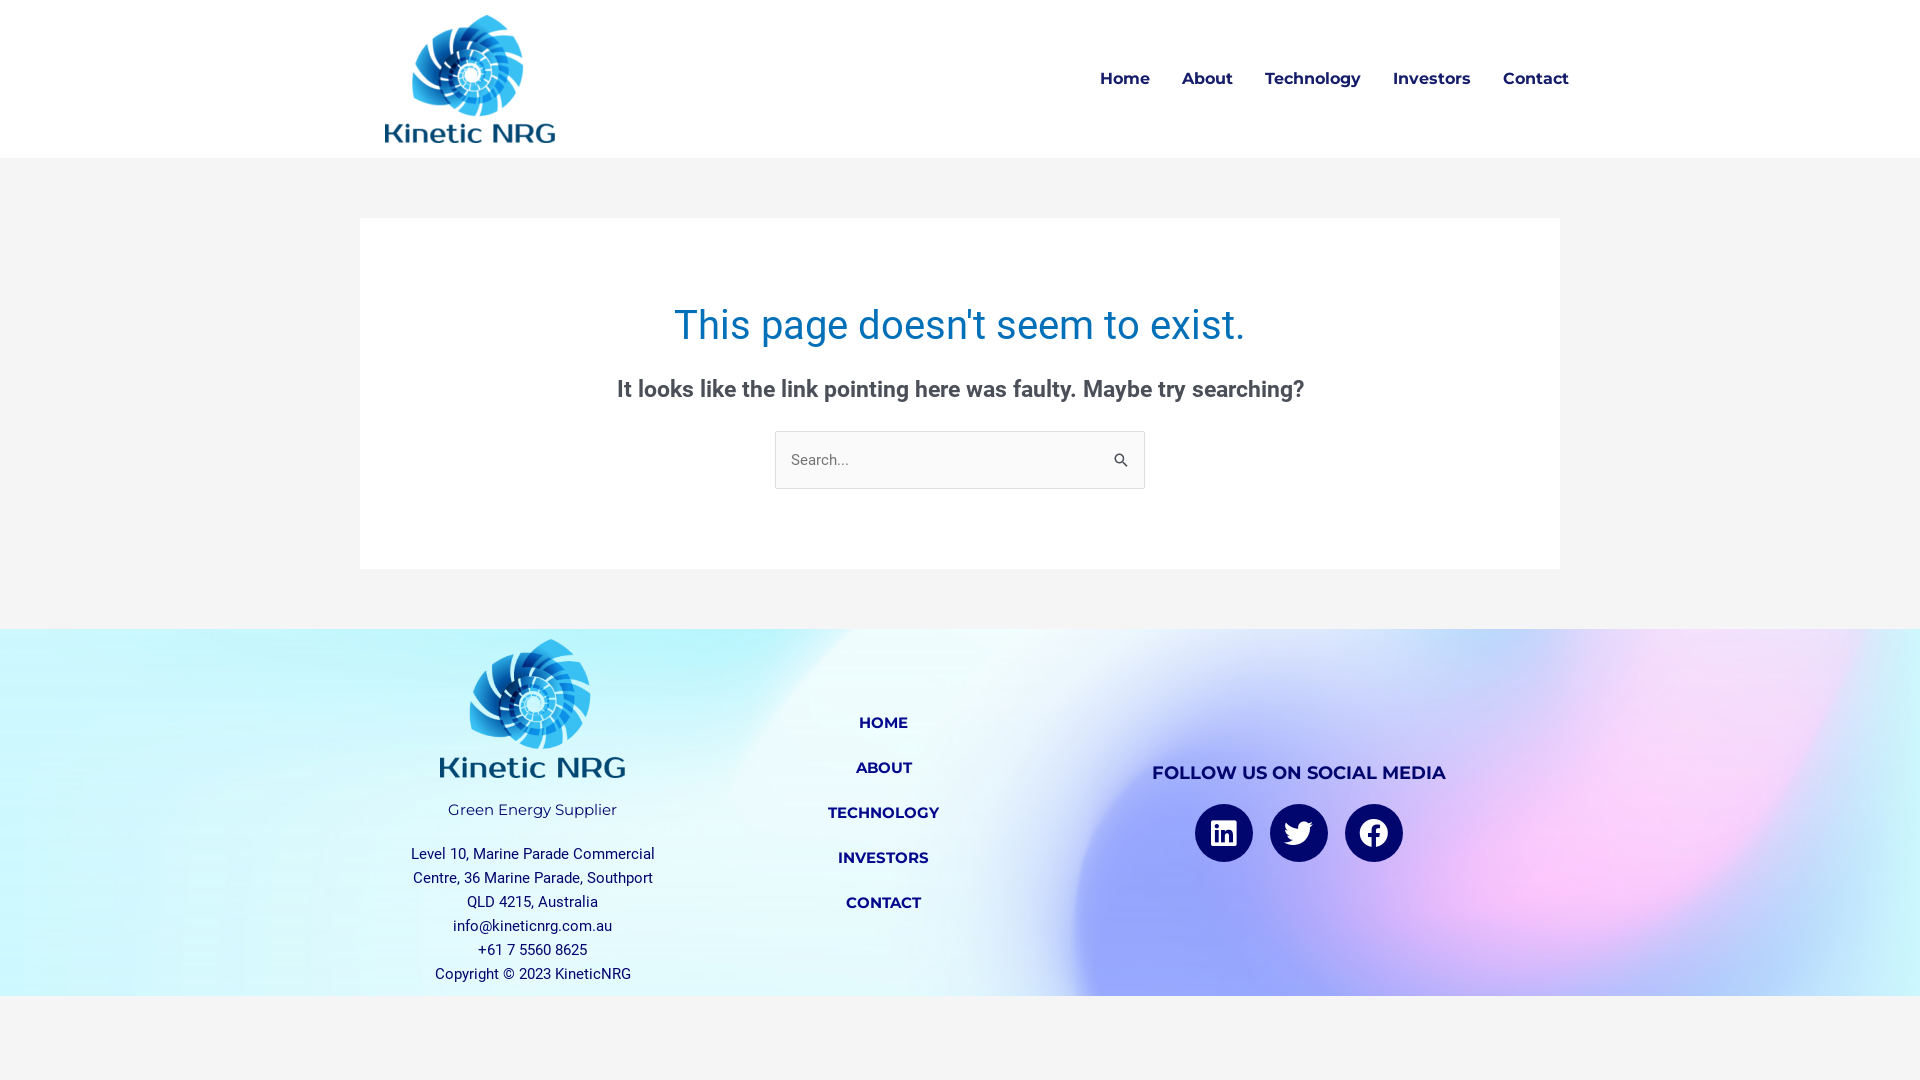 The image size is (1920, 1080). Describe the element at coordinates (1195, 833) in the screenshot. I see `'Linkedin'` at that location.